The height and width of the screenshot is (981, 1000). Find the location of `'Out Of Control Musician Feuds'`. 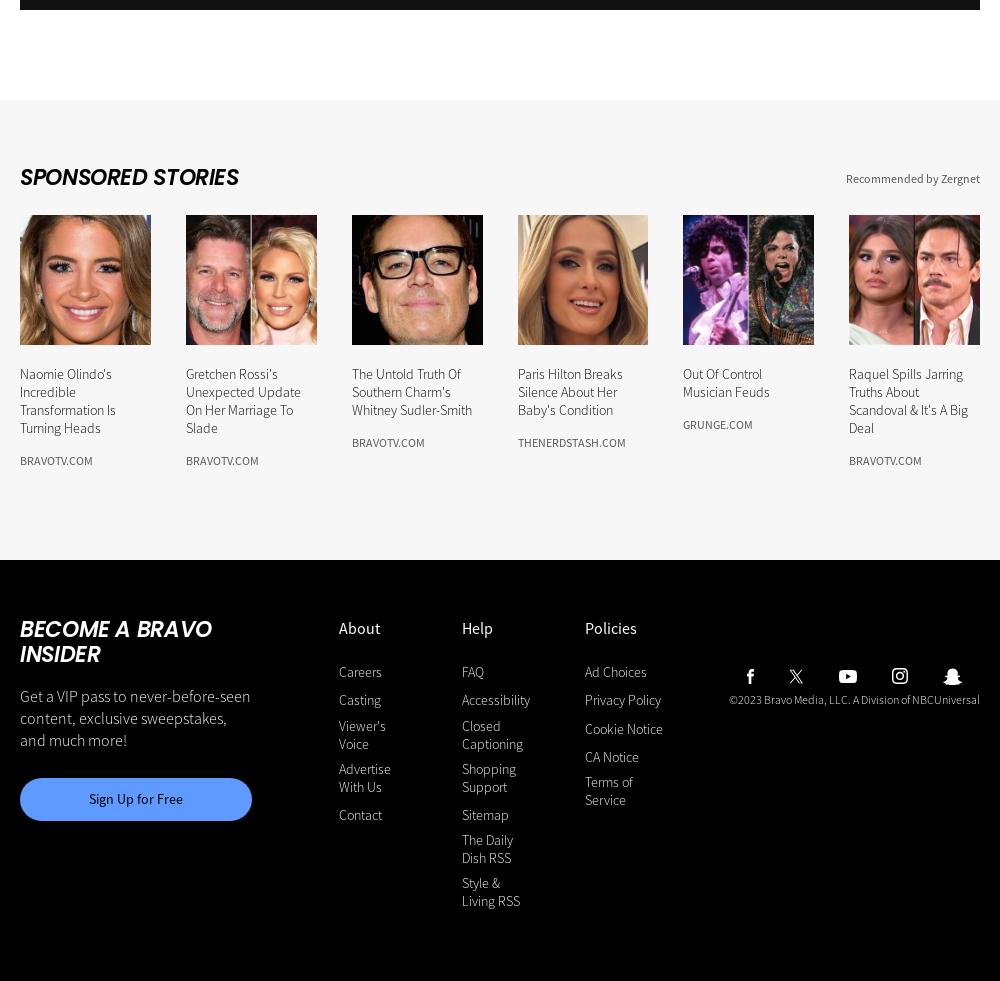

'Out Of Control Musician Feuds' is located at coordinates (725, 381).